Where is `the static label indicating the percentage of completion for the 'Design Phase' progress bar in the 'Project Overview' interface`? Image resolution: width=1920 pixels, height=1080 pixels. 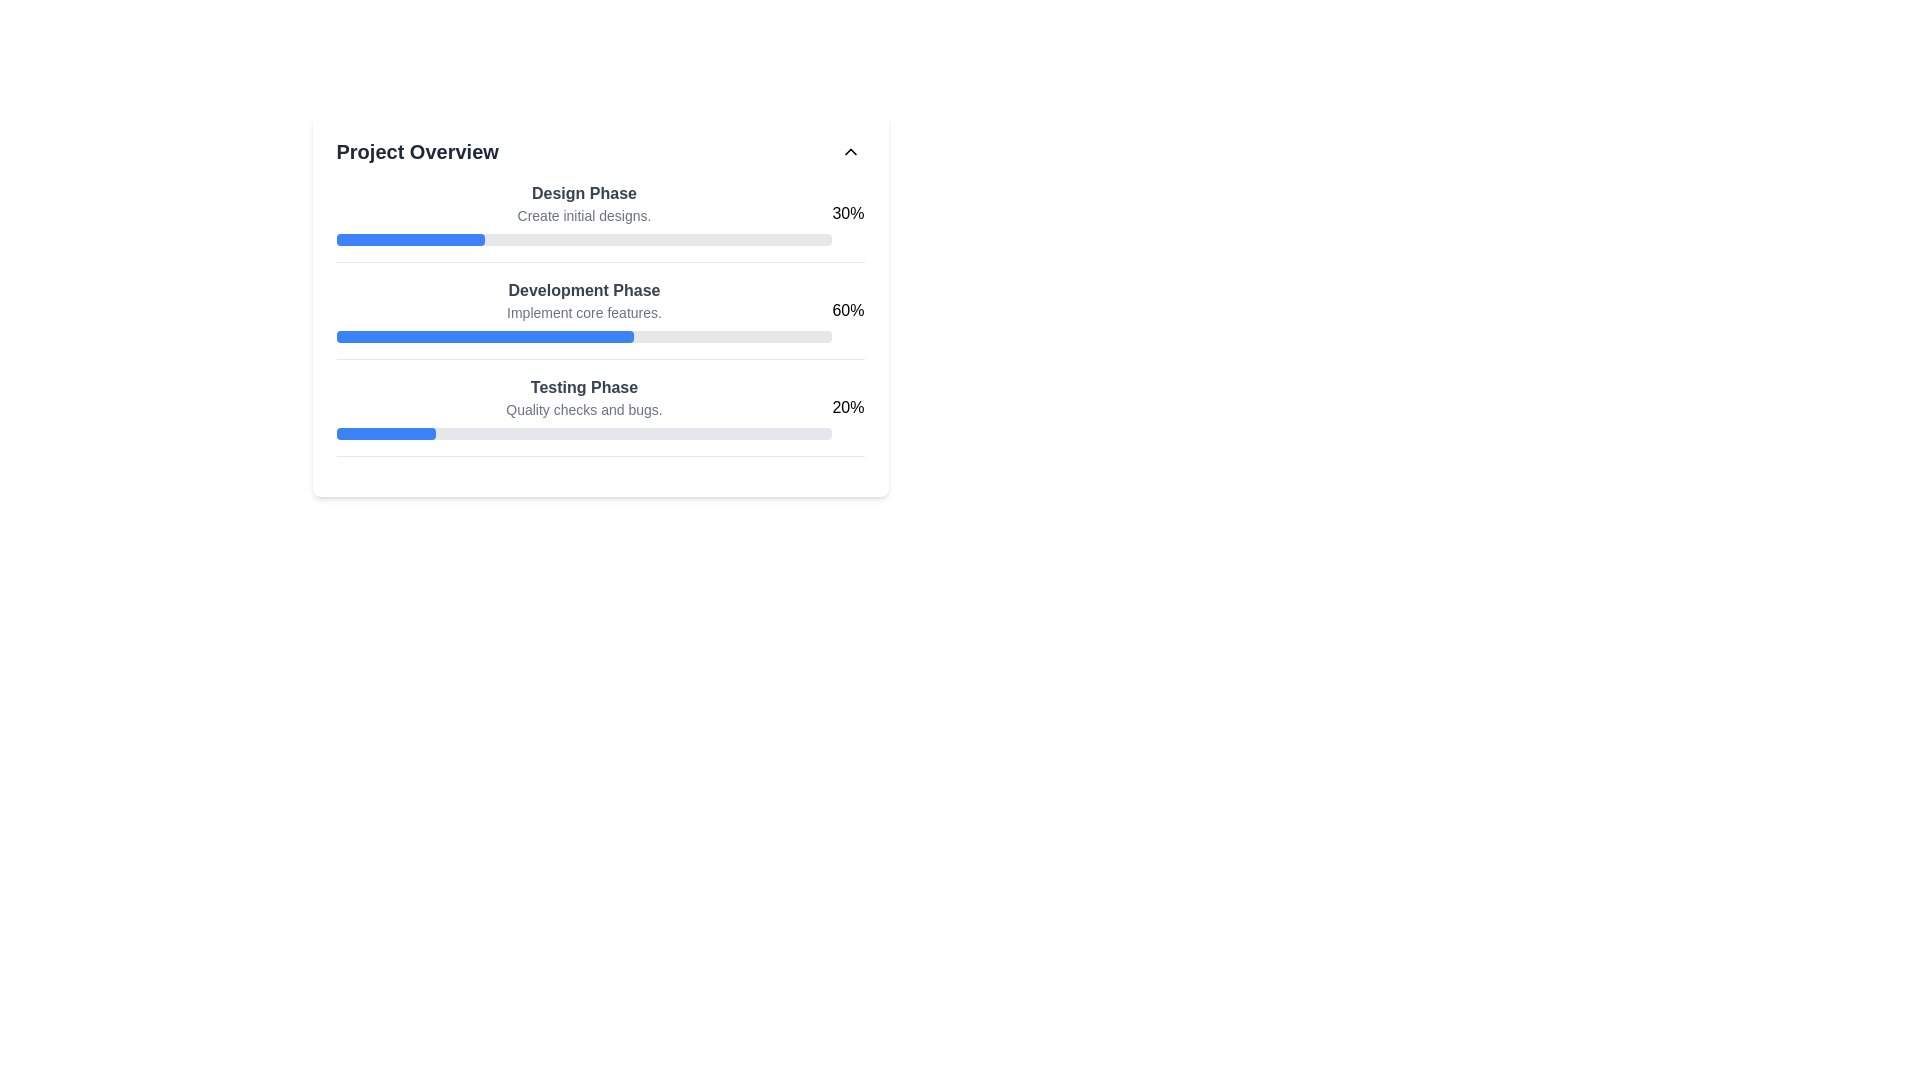
the static label indicating the percentage of completion for the 'Design Phase' progress bar in the 'Project Overview' interface is located at coordinates (848, 213).